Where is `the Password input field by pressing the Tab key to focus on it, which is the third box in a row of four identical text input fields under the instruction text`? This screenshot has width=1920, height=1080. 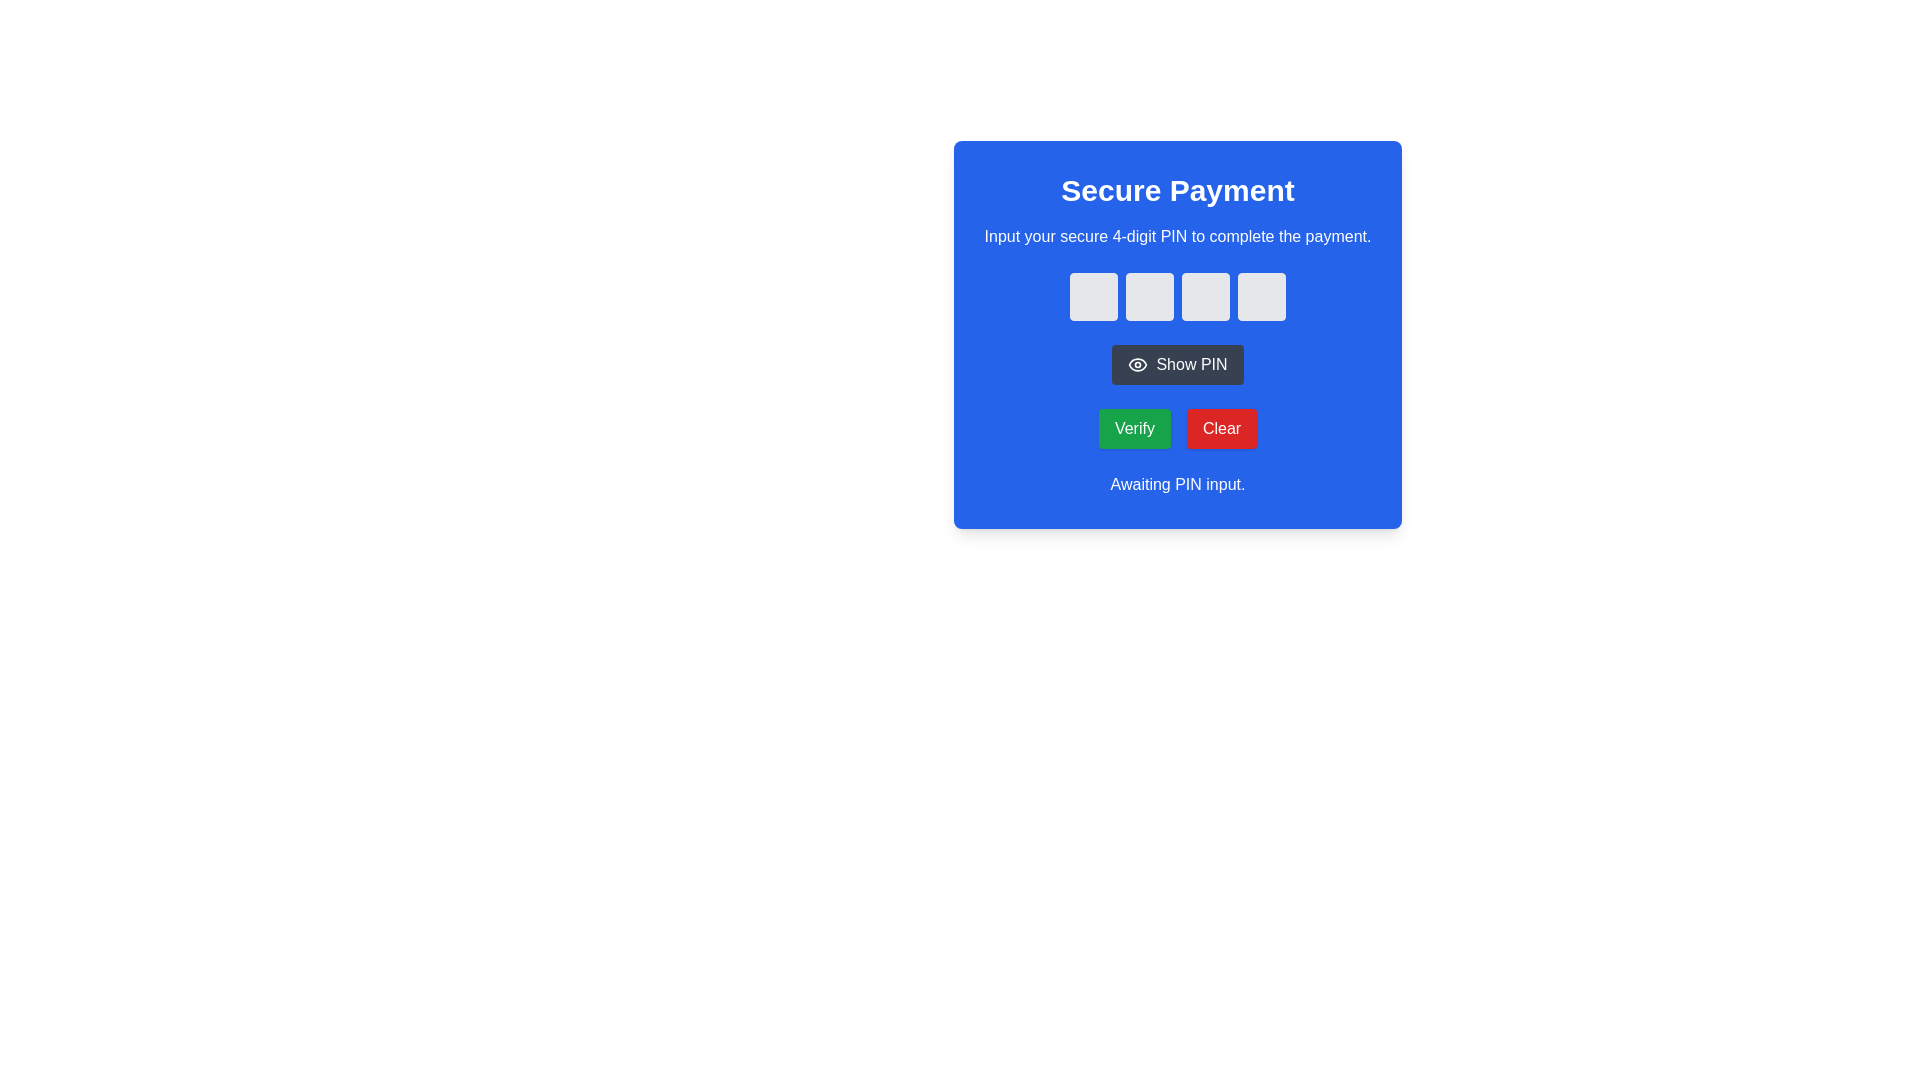
the Password input field by pressing the Tab key to focus on it, which is the third box in a row of four identical text input fields under the instruction text is located at coordinates (1204, 297).